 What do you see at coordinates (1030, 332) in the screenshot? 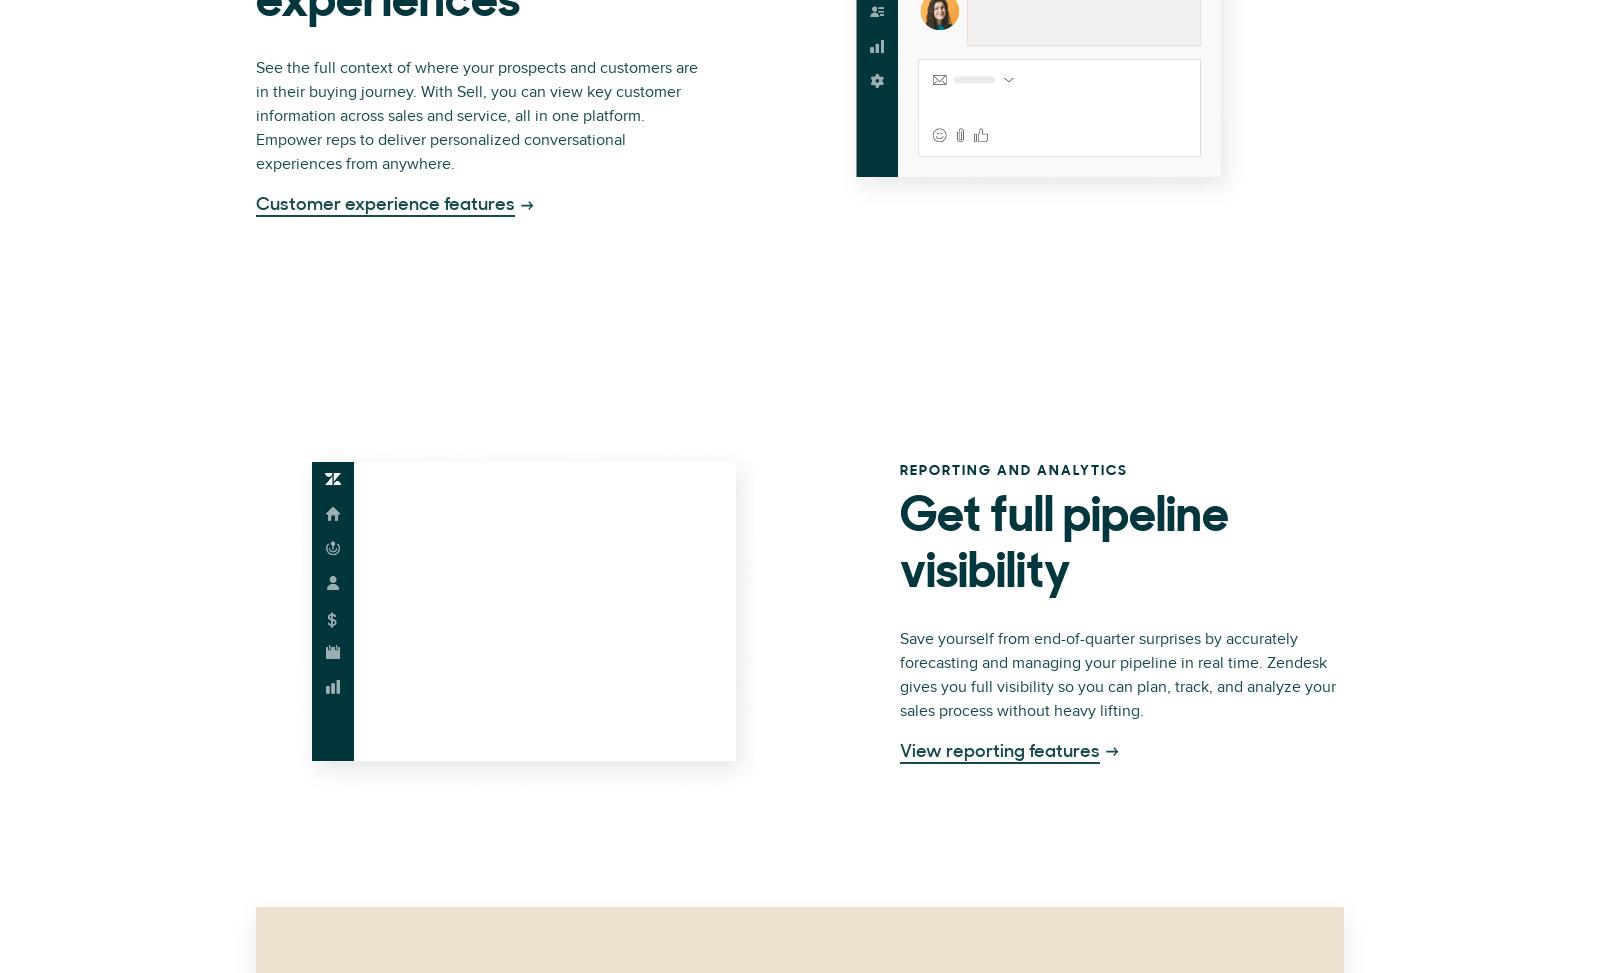
I see `'System status'` at bounding box center [1030, 332].